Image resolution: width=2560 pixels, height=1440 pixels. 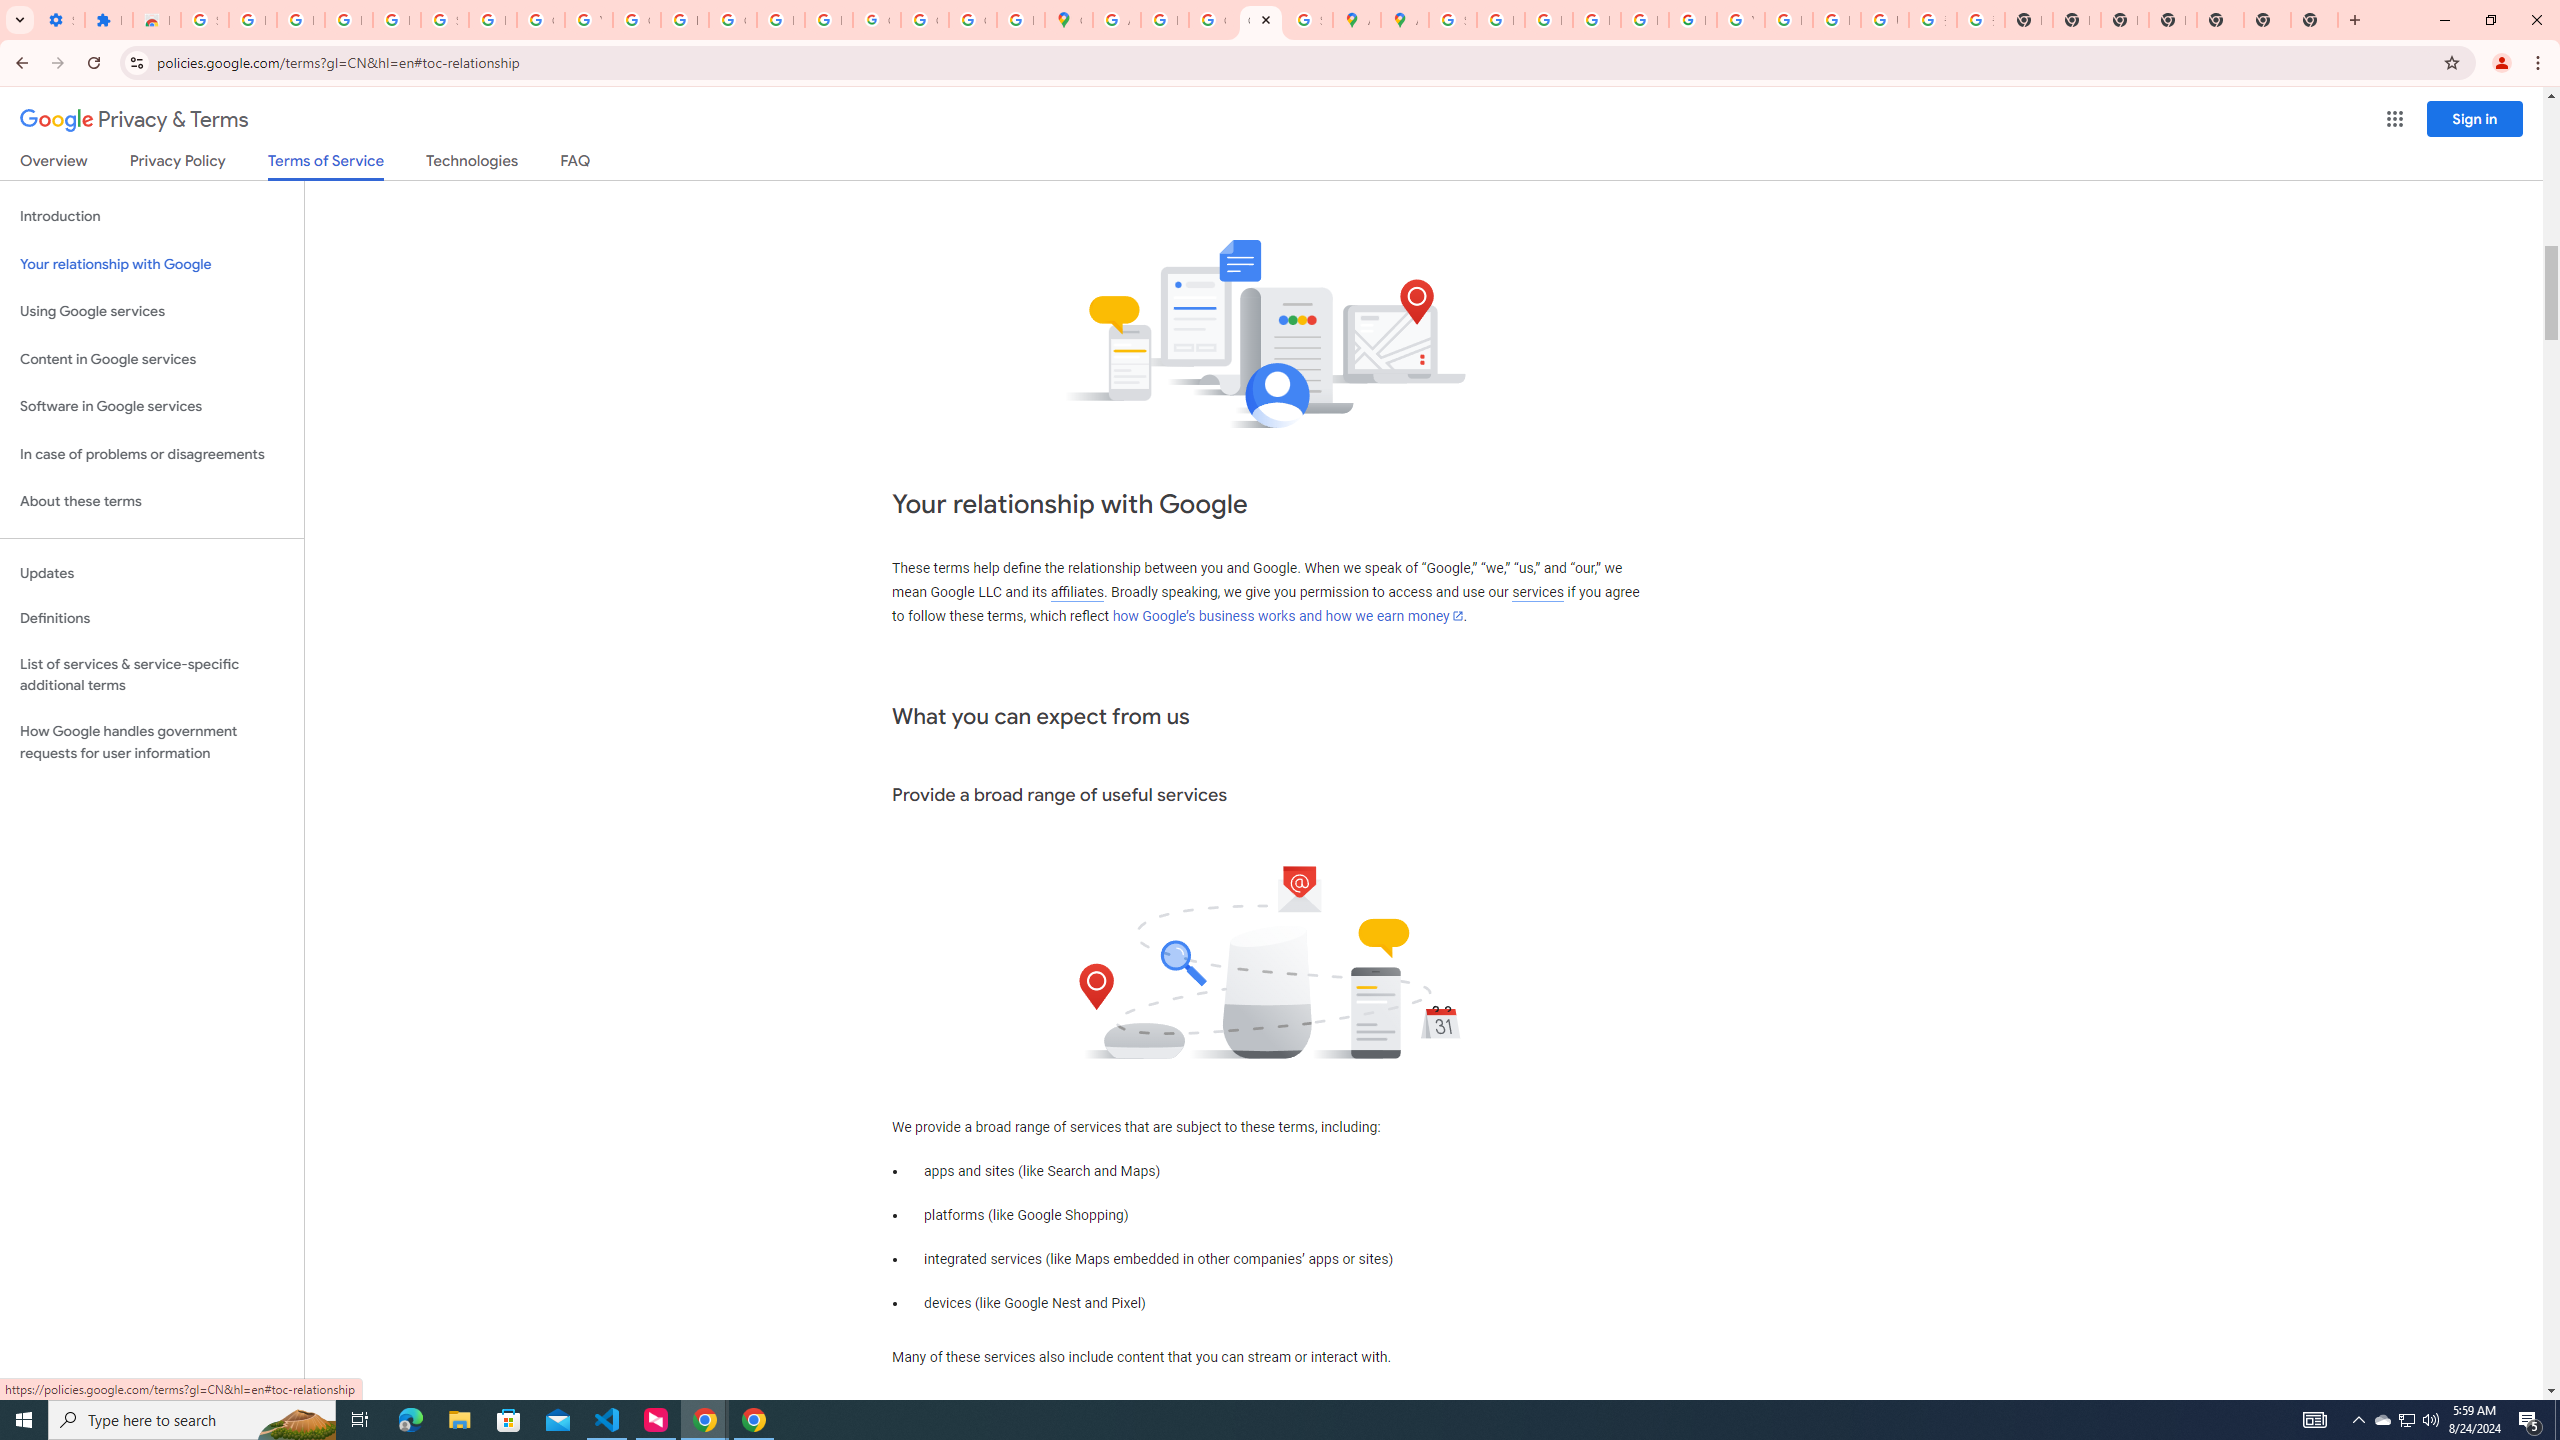 I want to click on 'New Tab', so click(x=2266, y=19).